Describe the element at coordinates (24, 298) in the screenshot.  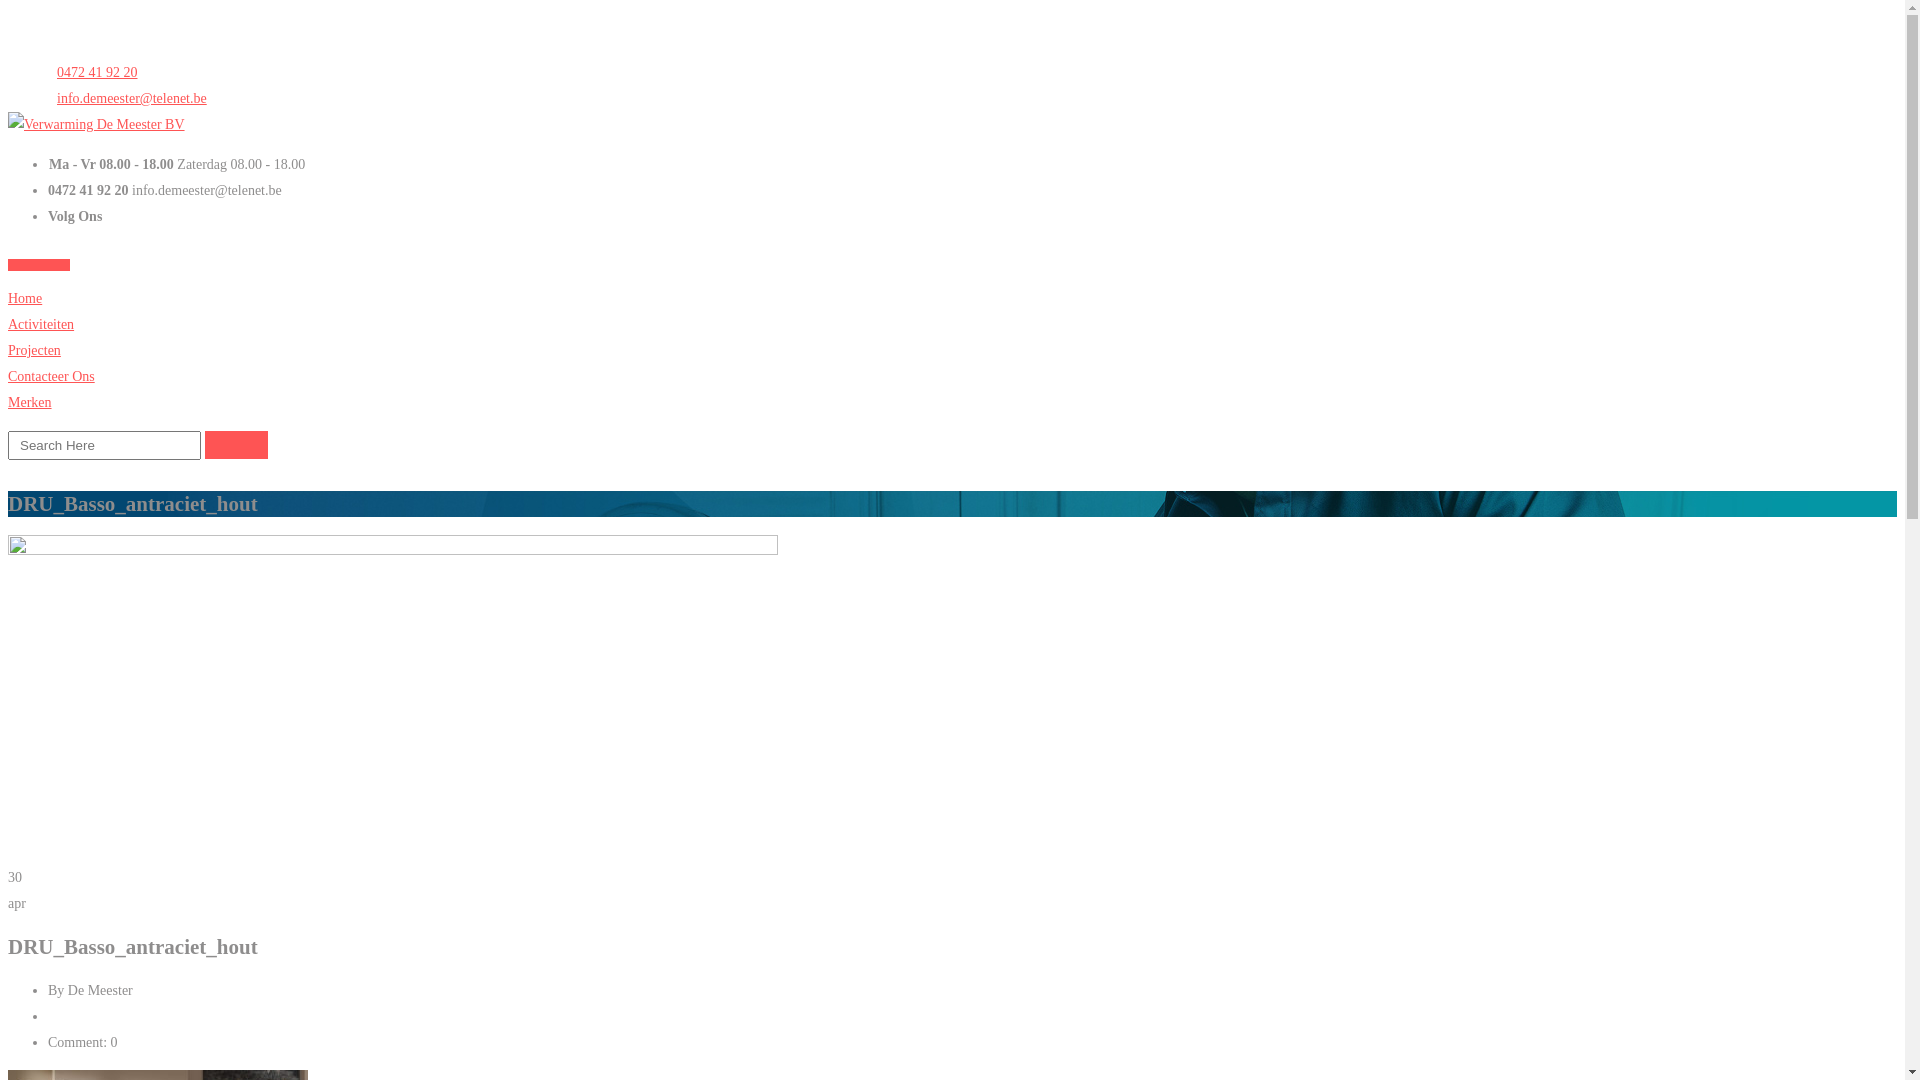
I see `'Home'` at that location.